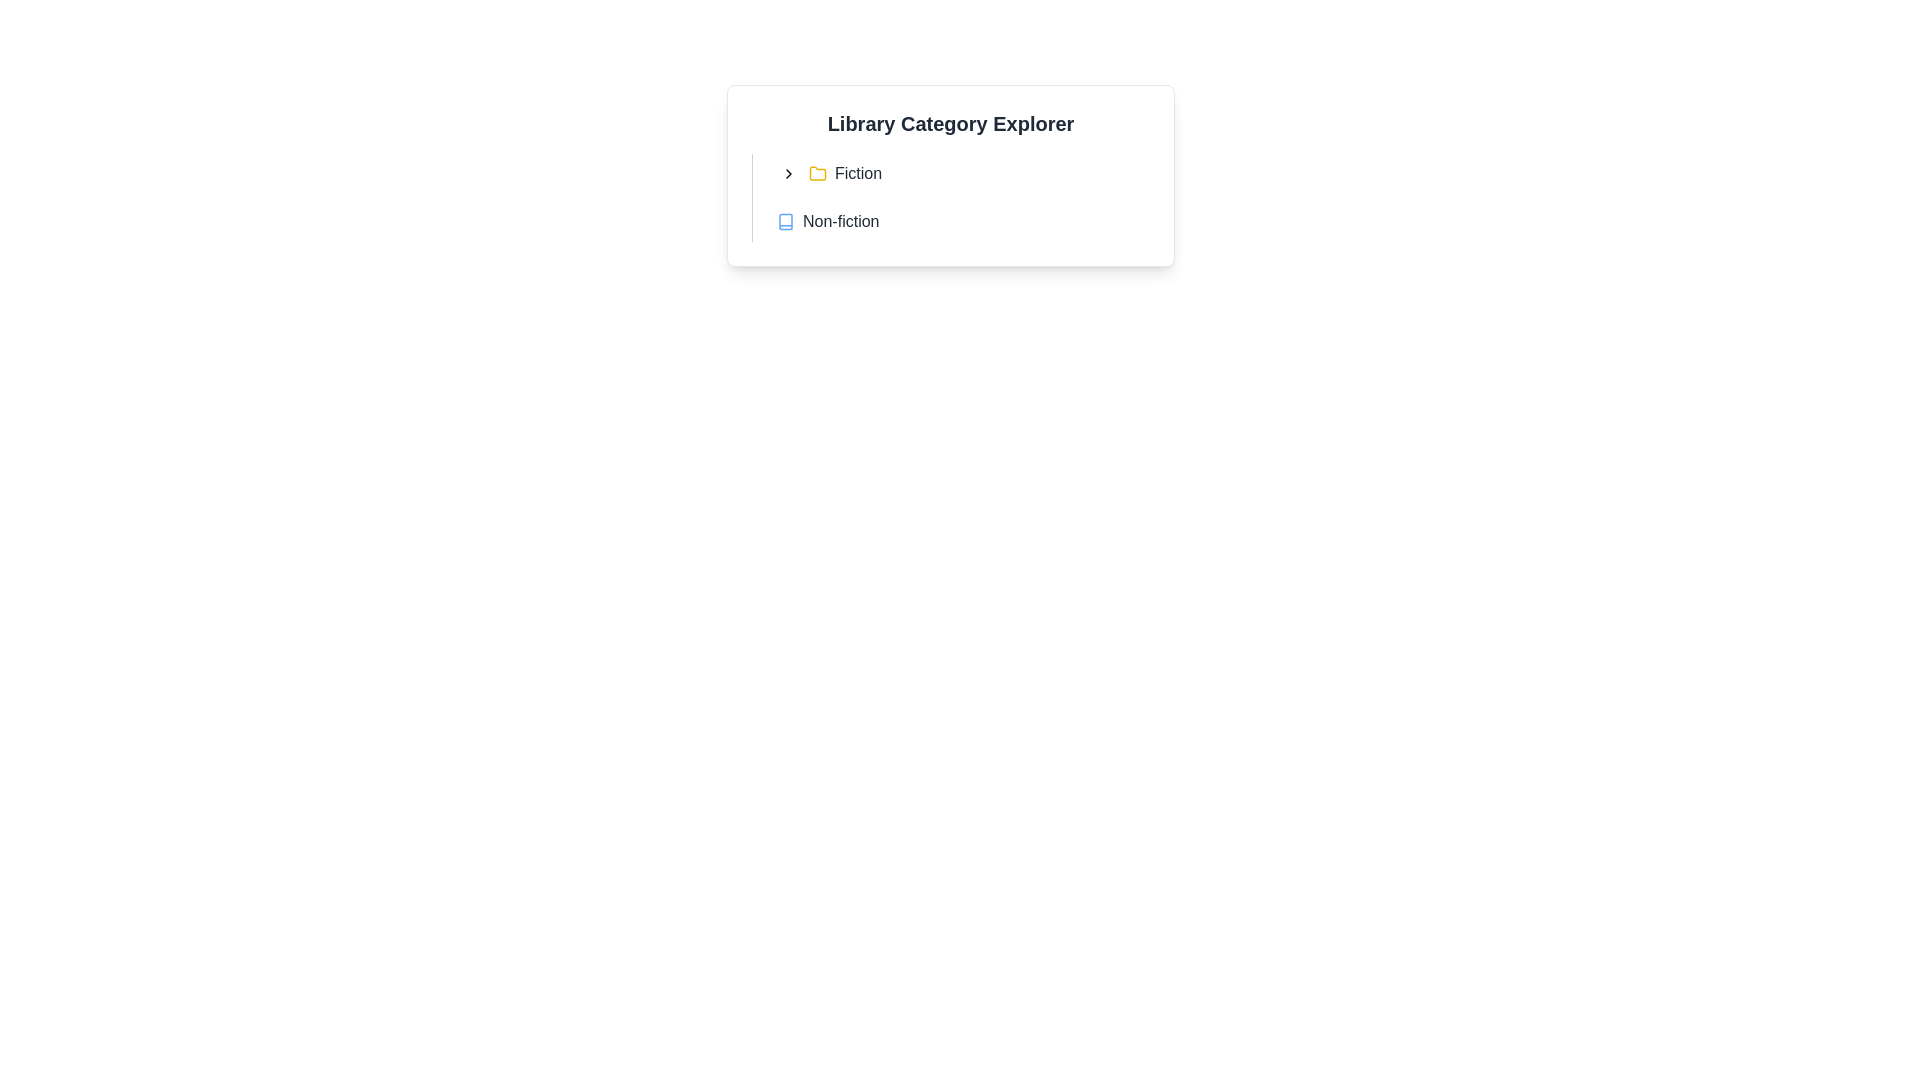 The height and width of the screenshot is (1080, 1920). I want to click on the folder icon representing the 'Fiction' category in the library catalog interface, which is located adjacent to the left of the text 'Fiction' and slightly below the chevron icon, so click(817, 172).